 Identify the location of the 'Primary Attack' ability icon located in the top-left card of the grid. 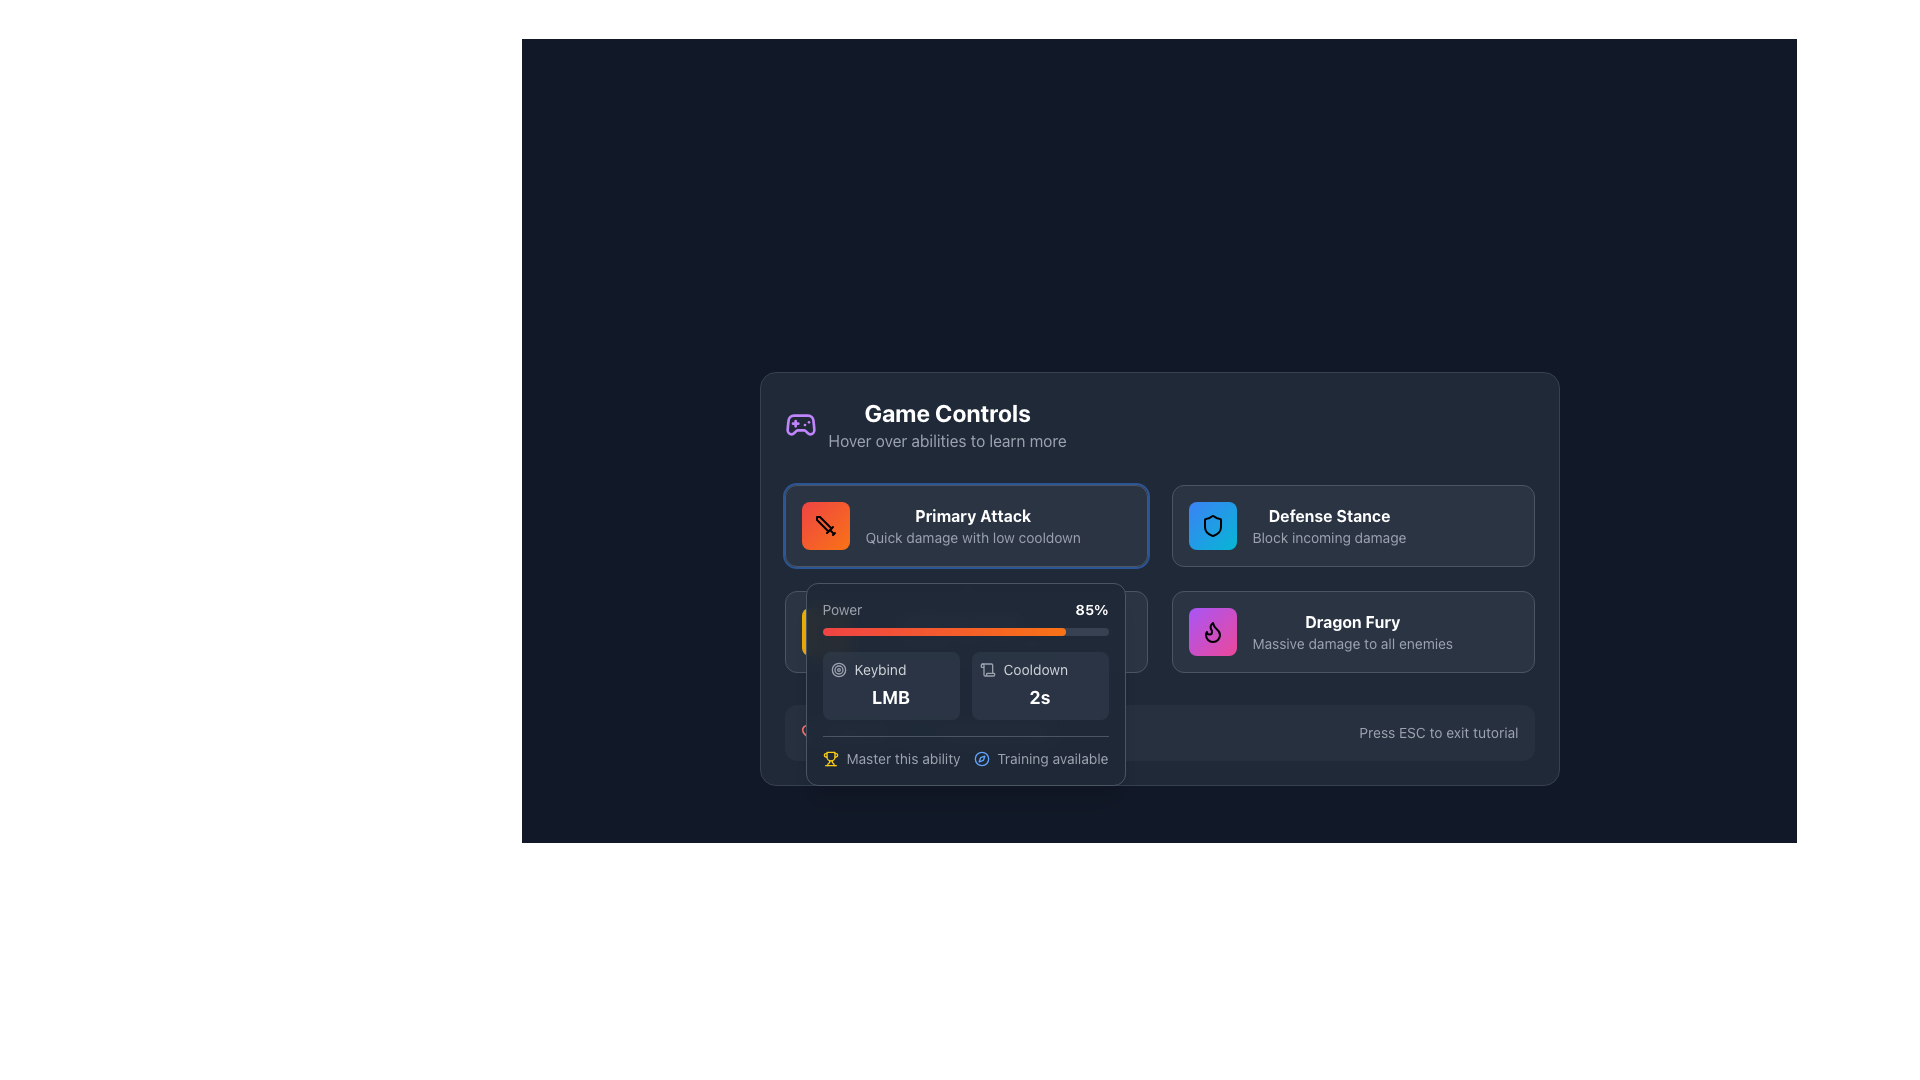
(825, 524).